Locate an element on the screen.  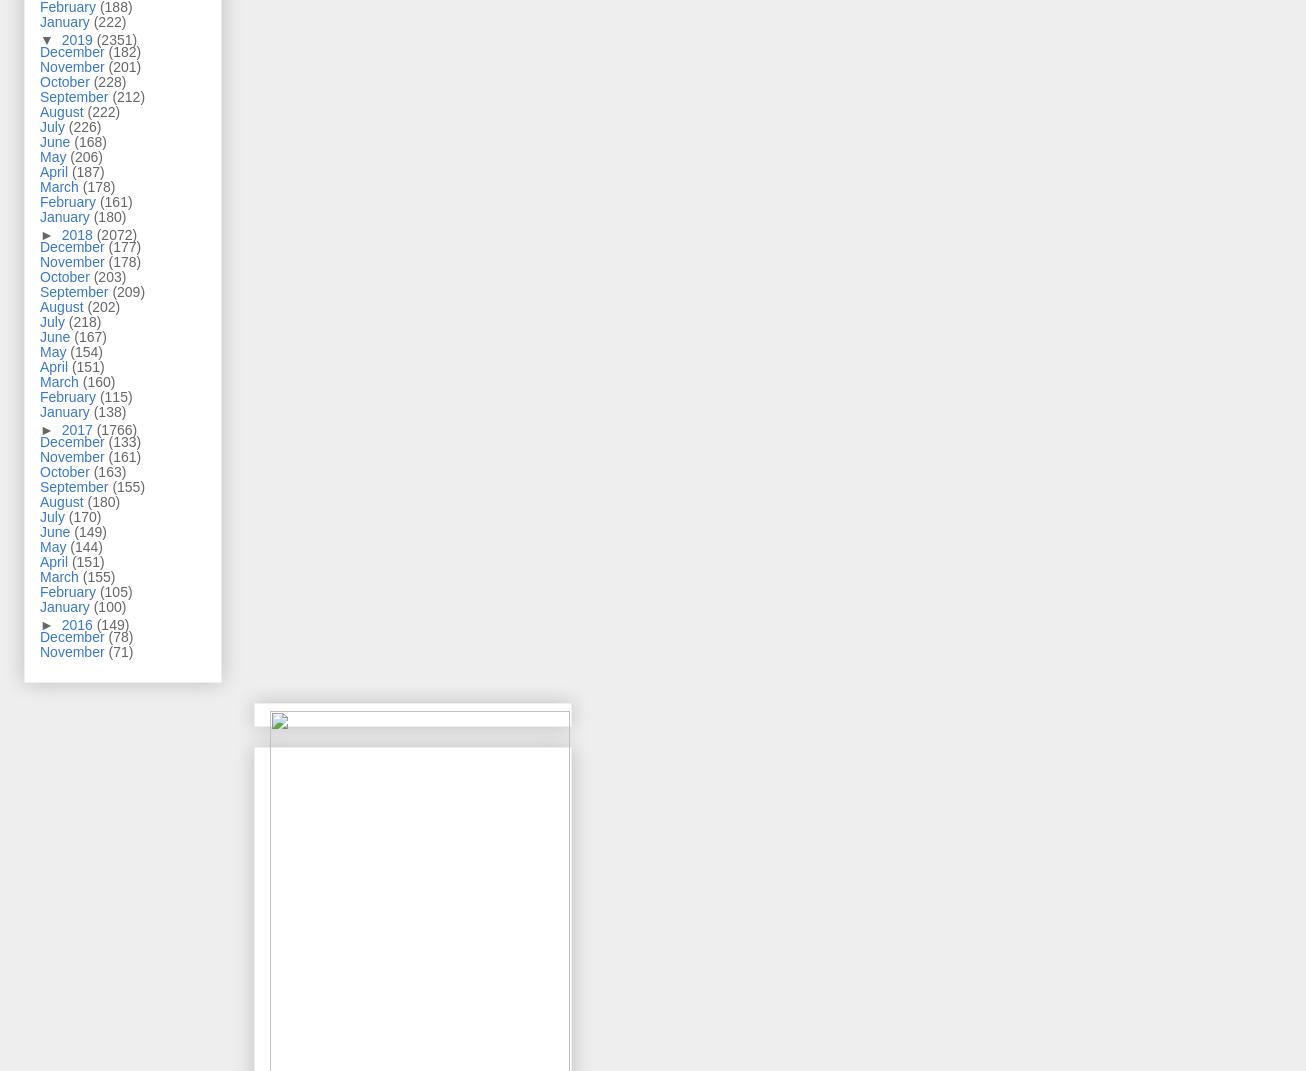
'(177)' is located at coordinates (123, 246).